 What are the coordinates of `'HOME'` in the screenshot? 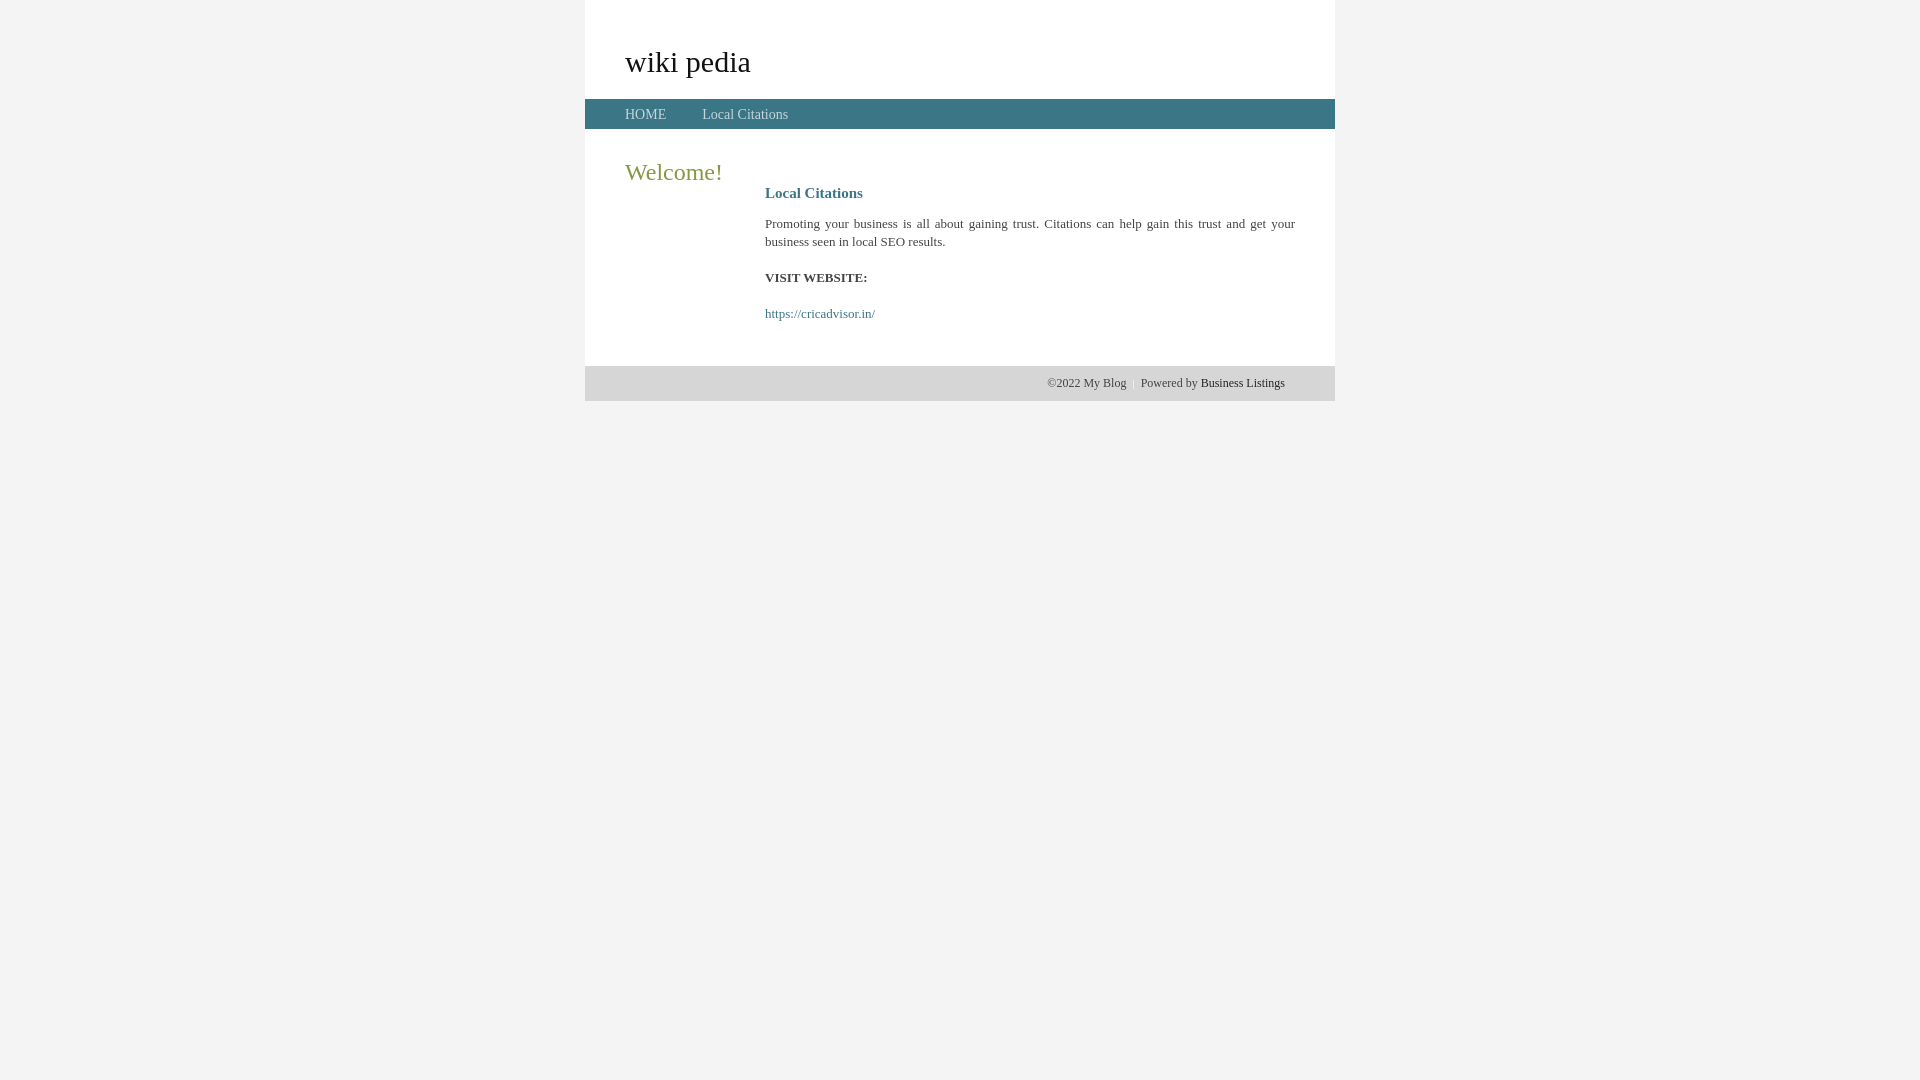 It's located at (645, 114).